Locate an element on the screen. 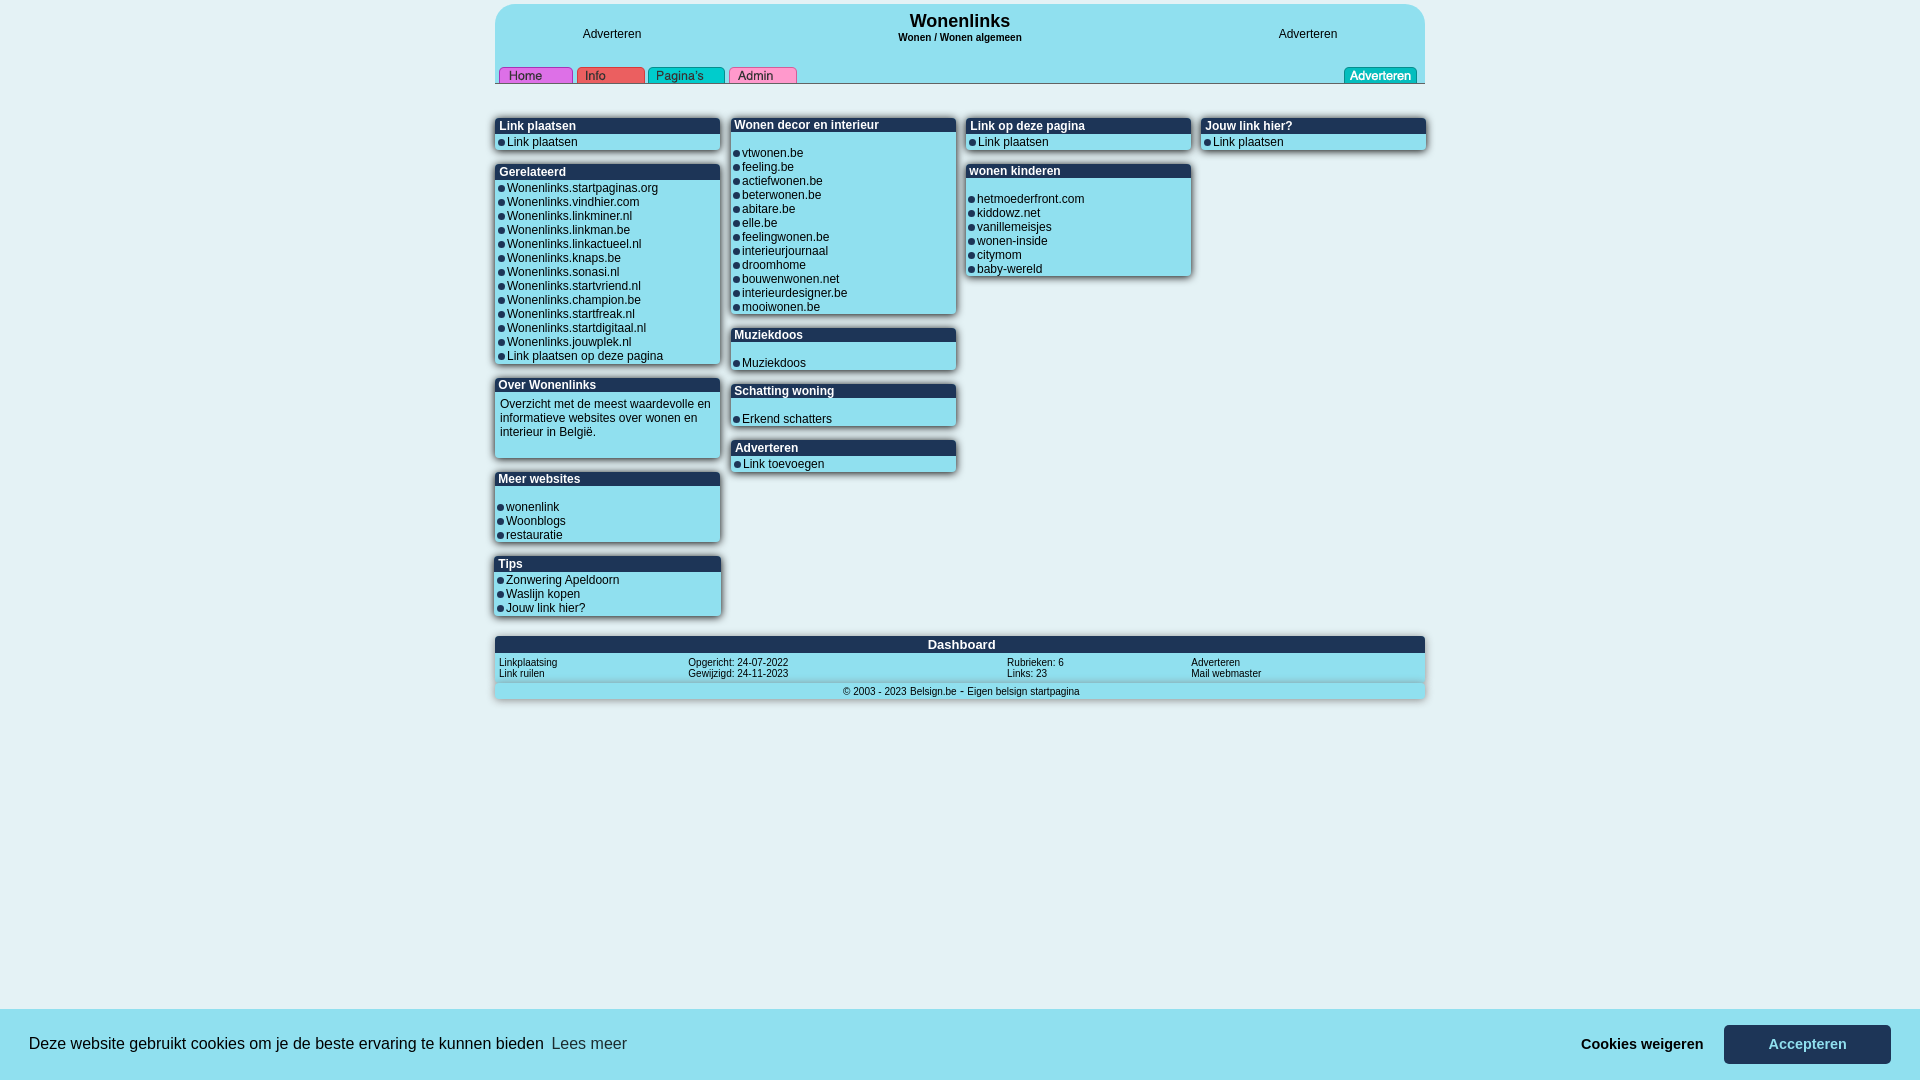 The image size is (1920, 1080). 'Cookies weigeren' is located at coordinates (1642, 1043).